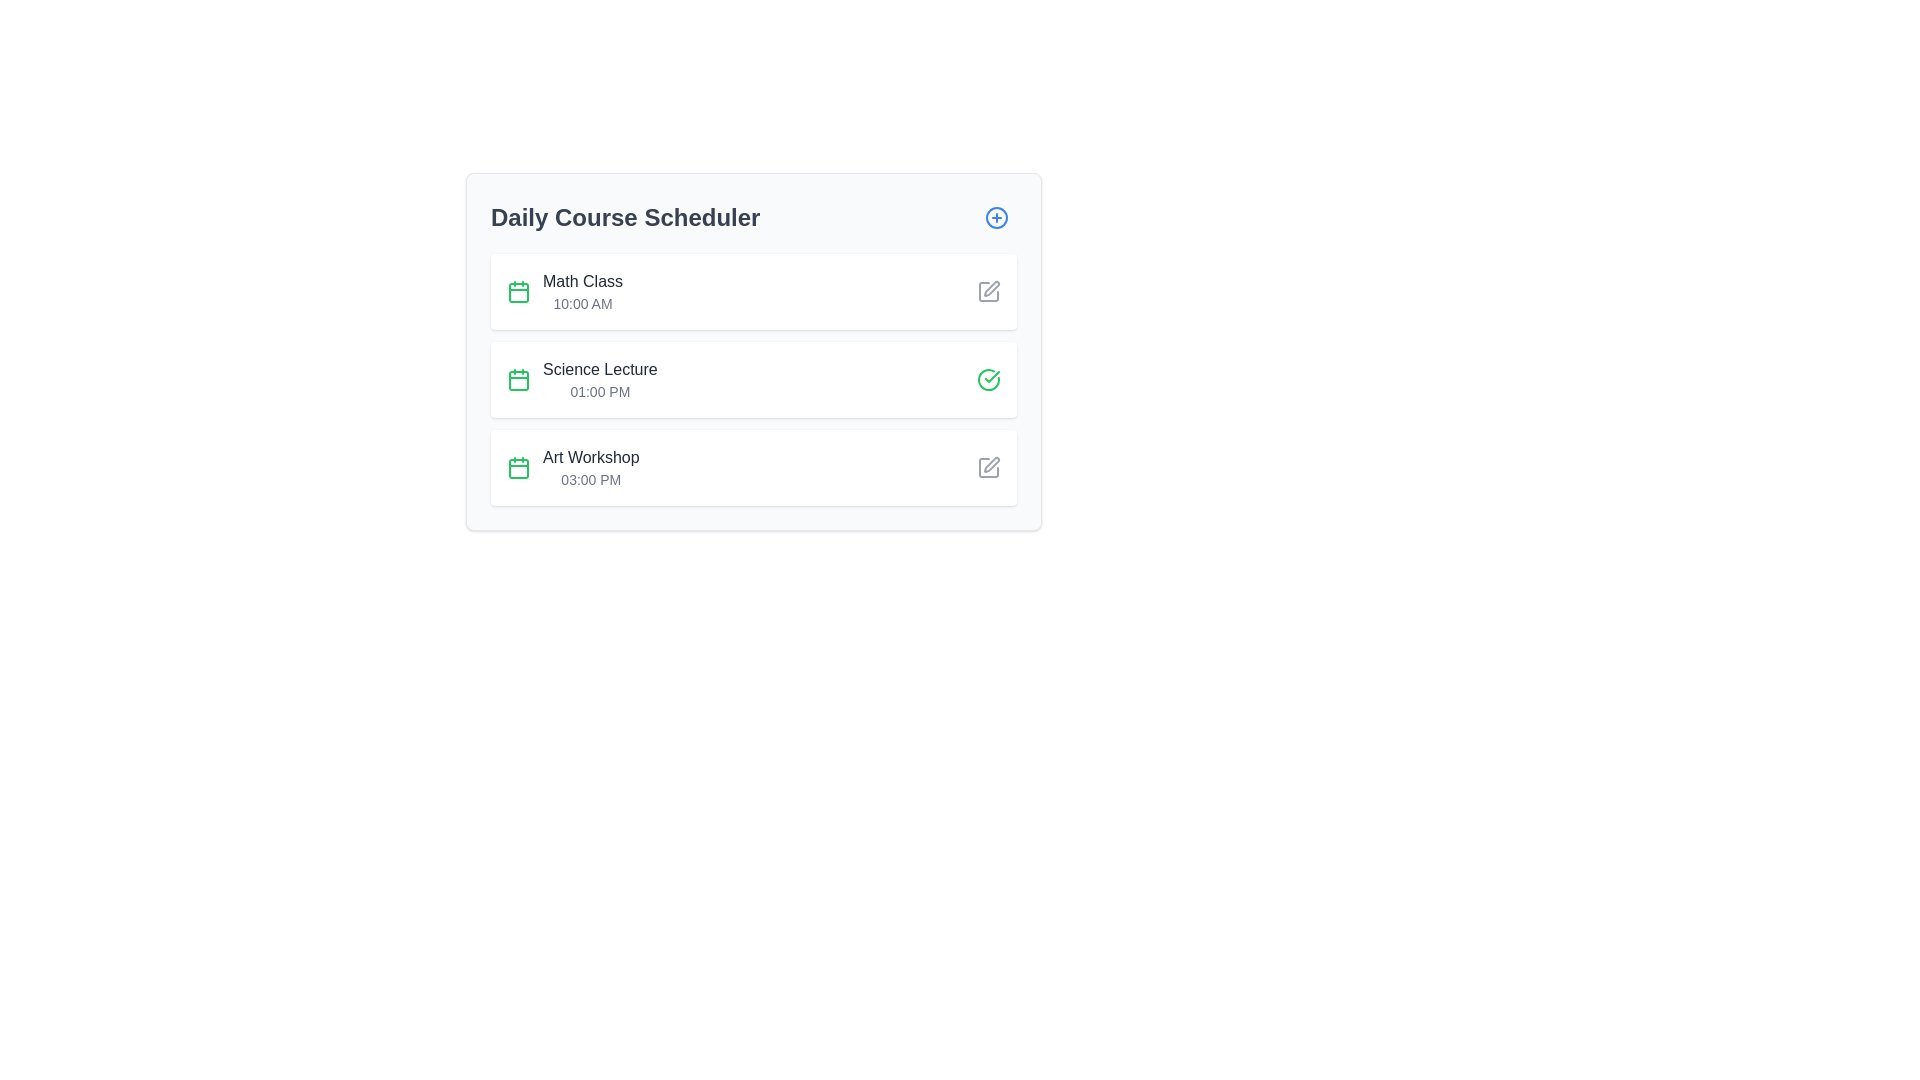 This screenshot has height=1080, width=1920. I want to click on the 'Science Lecture' text label, which displays the time '01:00 PM' and is positioned below a calendar icon in the Daily Course Scheduler list, so click(599, 380).